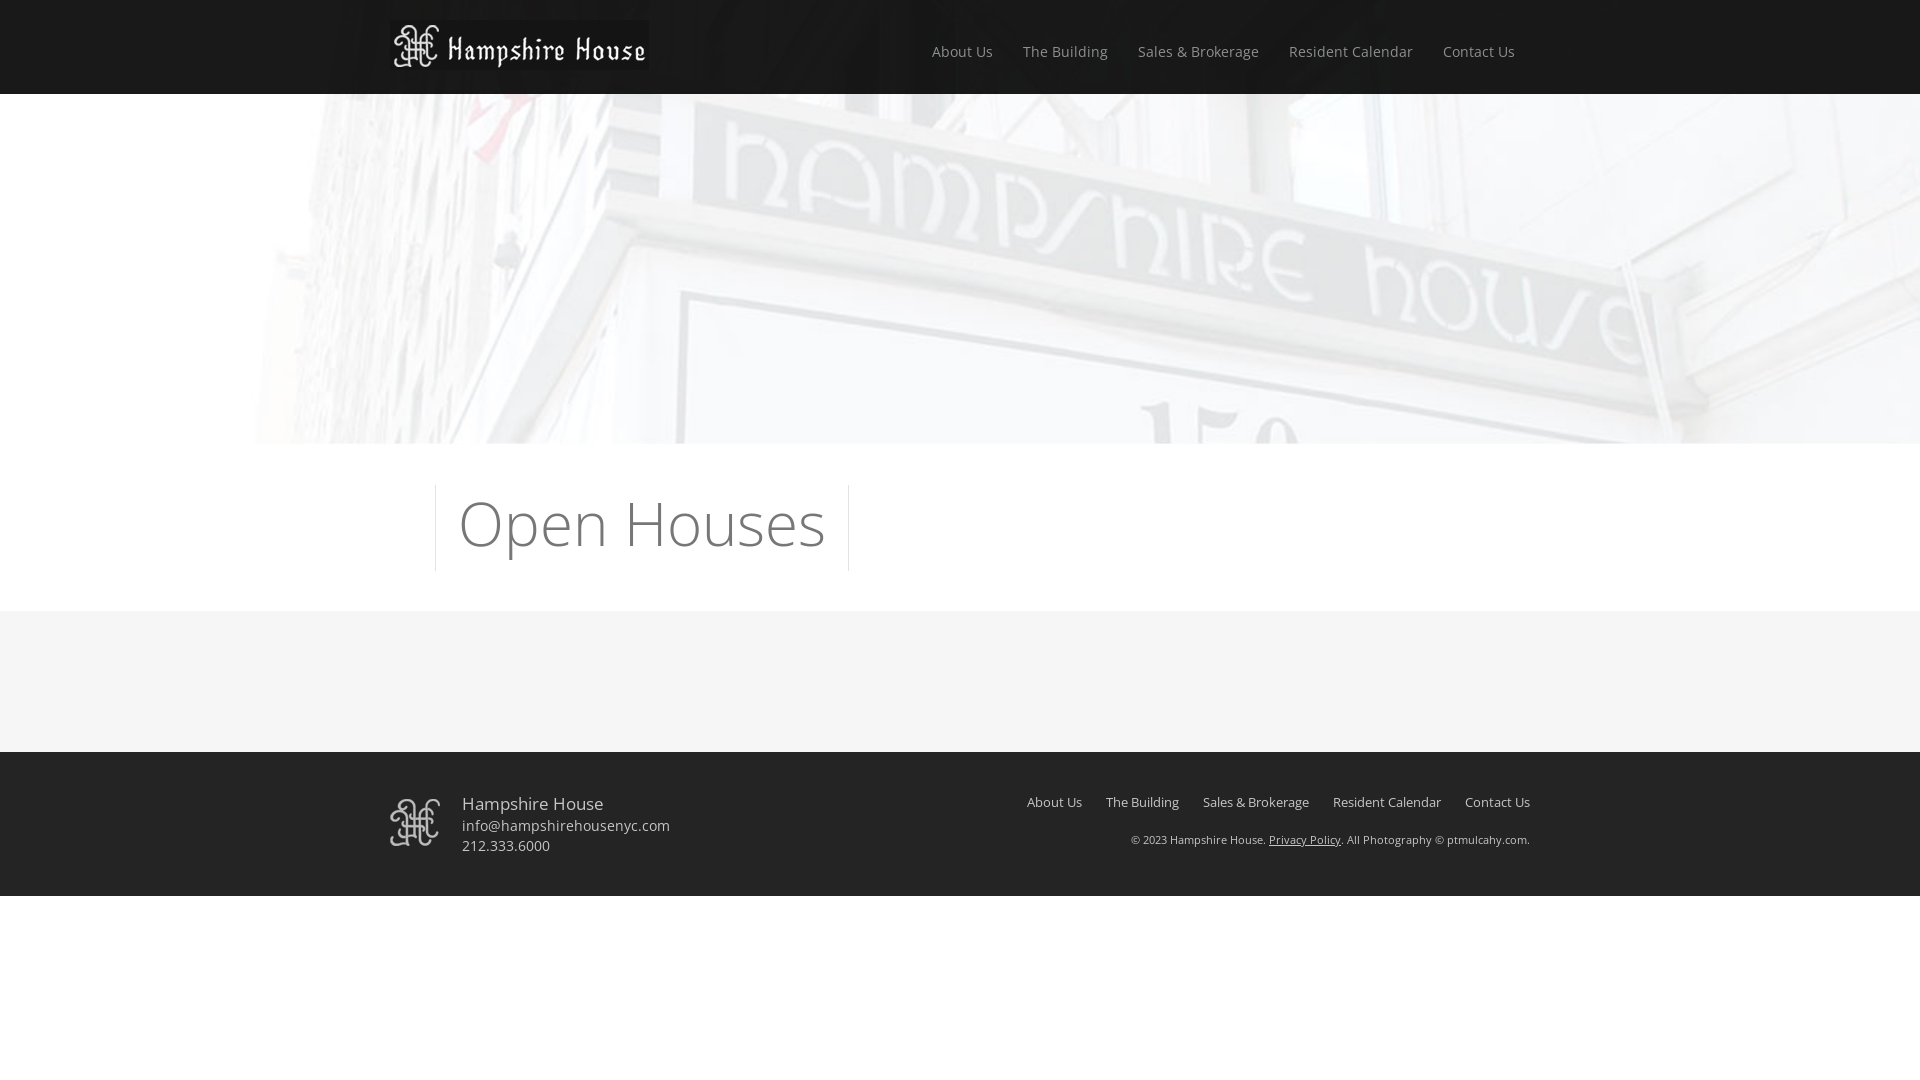 This screenshot has height=1080, width=1920. What do you see at coordinates (1198, 56) in the screenshot?
I see `'Sales & Brokerage'` at bounding box center [1198, 56].